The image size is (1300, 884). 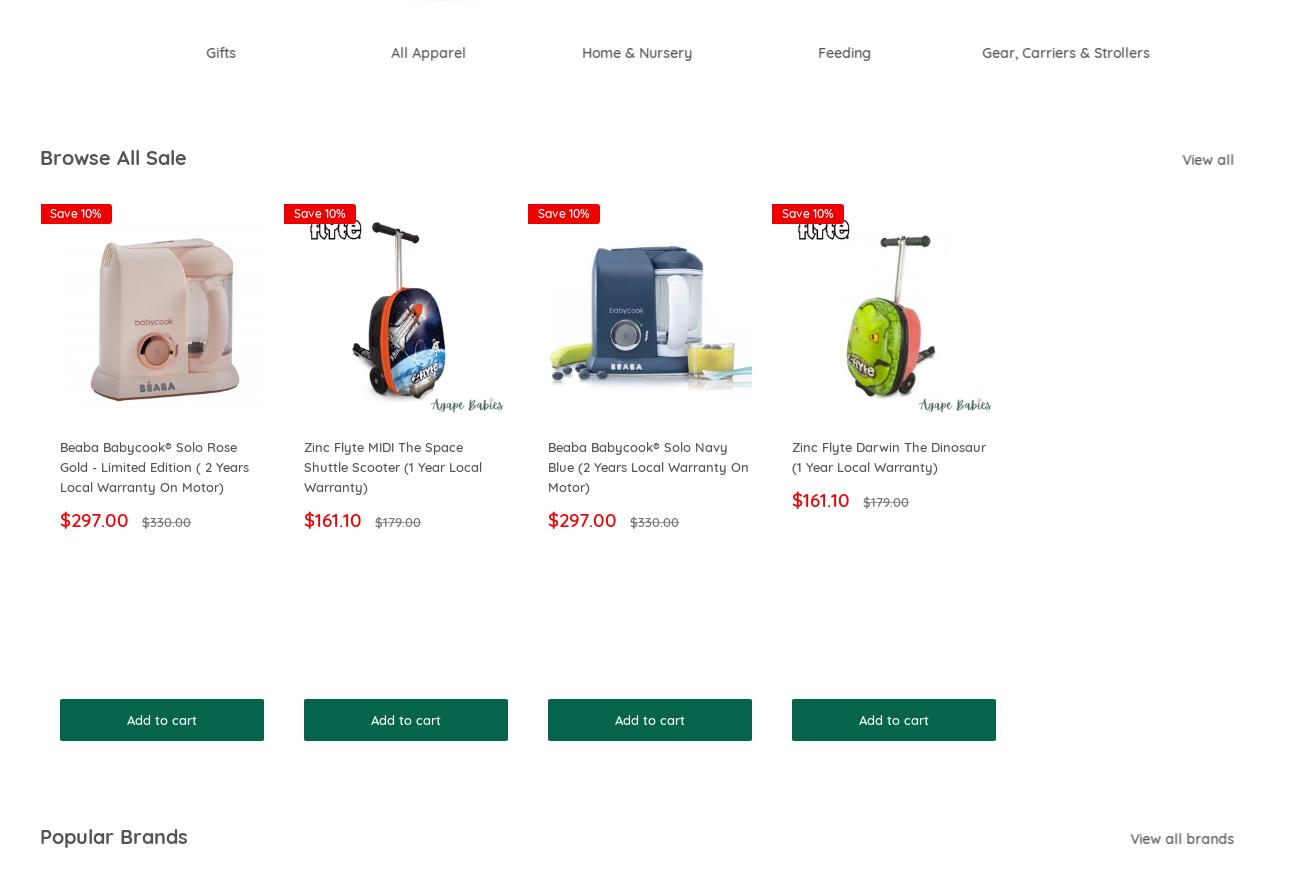 What do you see at coordinates (404, 52) in the screenshot?
I see `'All Apparel'` at bounding box center [404, 52].